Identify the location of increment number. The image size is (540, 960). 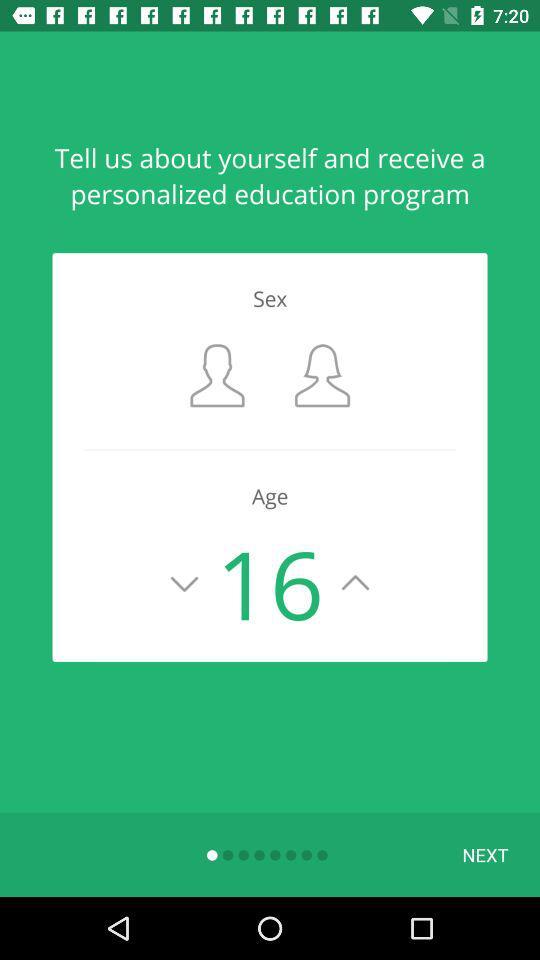
(354, 583).